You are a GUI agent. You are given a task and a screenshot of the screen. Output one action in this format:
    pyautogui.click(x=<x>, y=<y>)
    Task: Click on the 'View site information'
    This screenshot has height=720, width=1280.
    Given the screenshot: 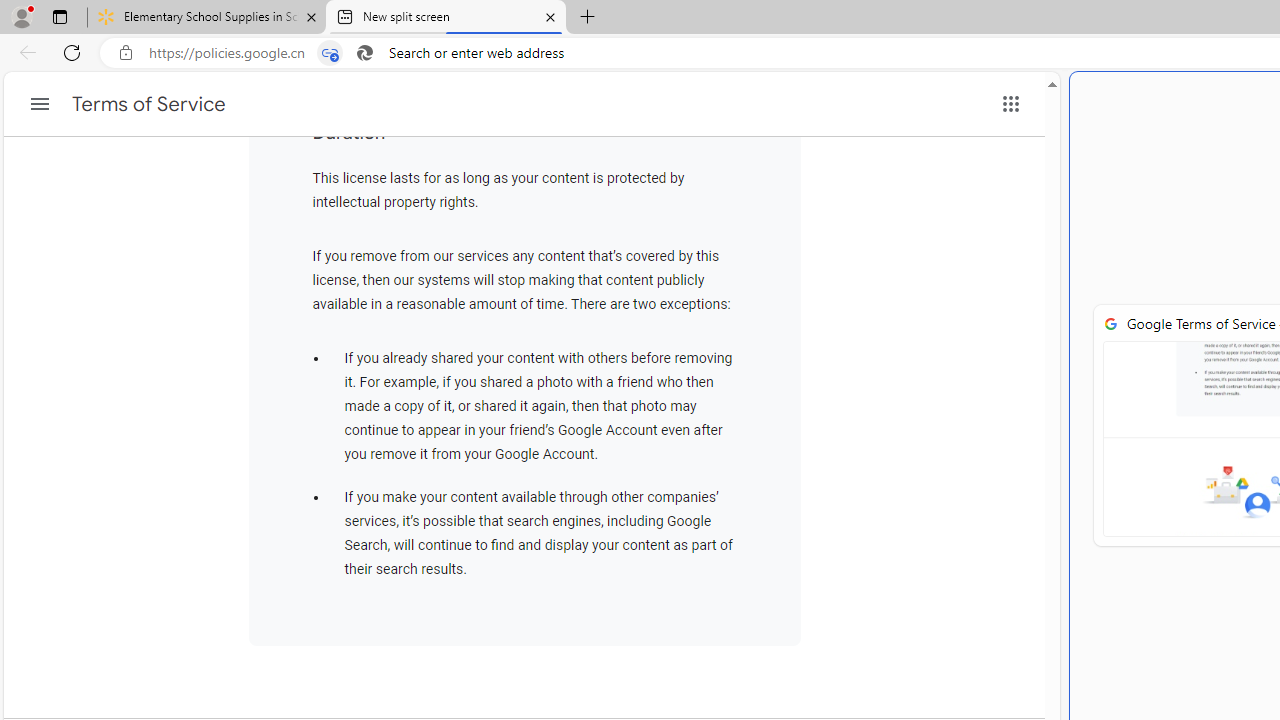 What is the action you would take?
    pyautogui.click(x=125, y=52)
    